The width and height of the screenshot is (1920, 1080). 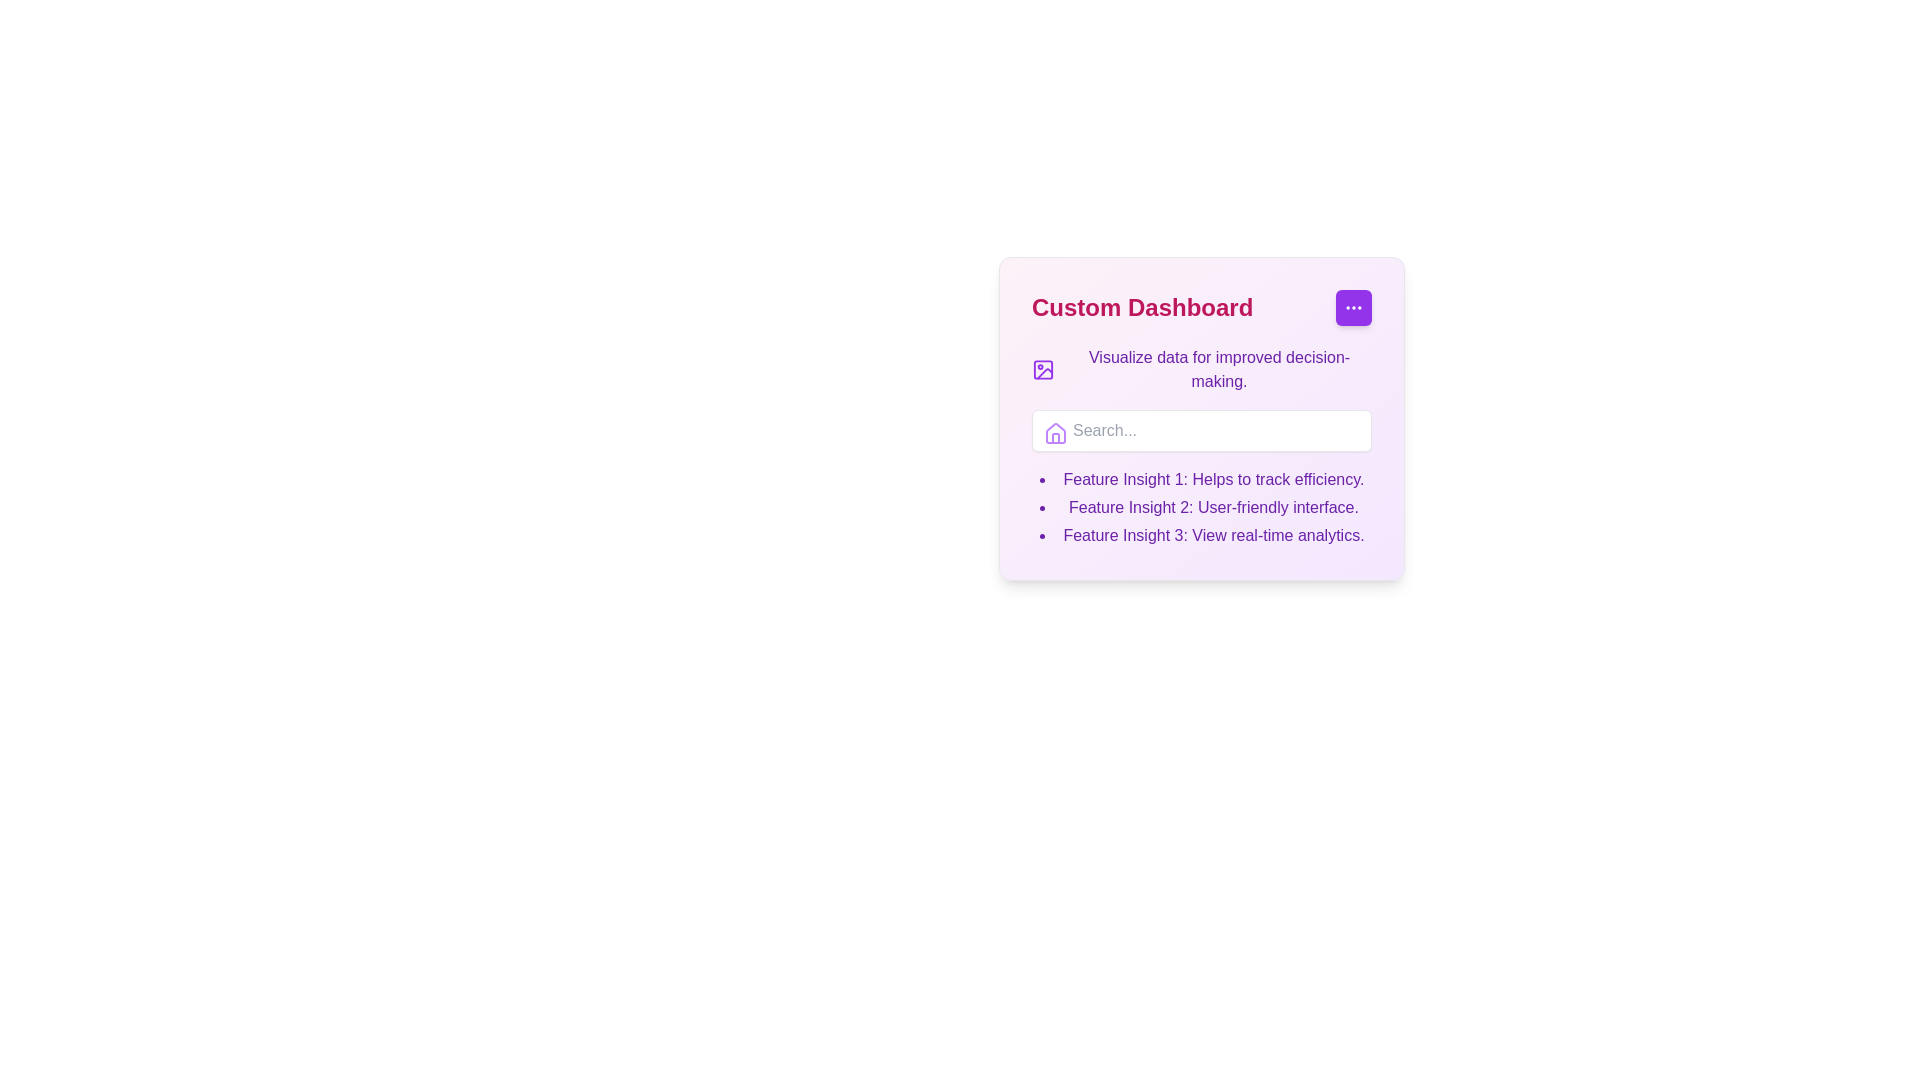 What do you see at coordinates (1042, 370) in the screenshot?
I see `the small square-shaped vibrant purple icon located to the left of the text 'Visualize data for improved decision-making.'` at bounding box center [1042, 370].